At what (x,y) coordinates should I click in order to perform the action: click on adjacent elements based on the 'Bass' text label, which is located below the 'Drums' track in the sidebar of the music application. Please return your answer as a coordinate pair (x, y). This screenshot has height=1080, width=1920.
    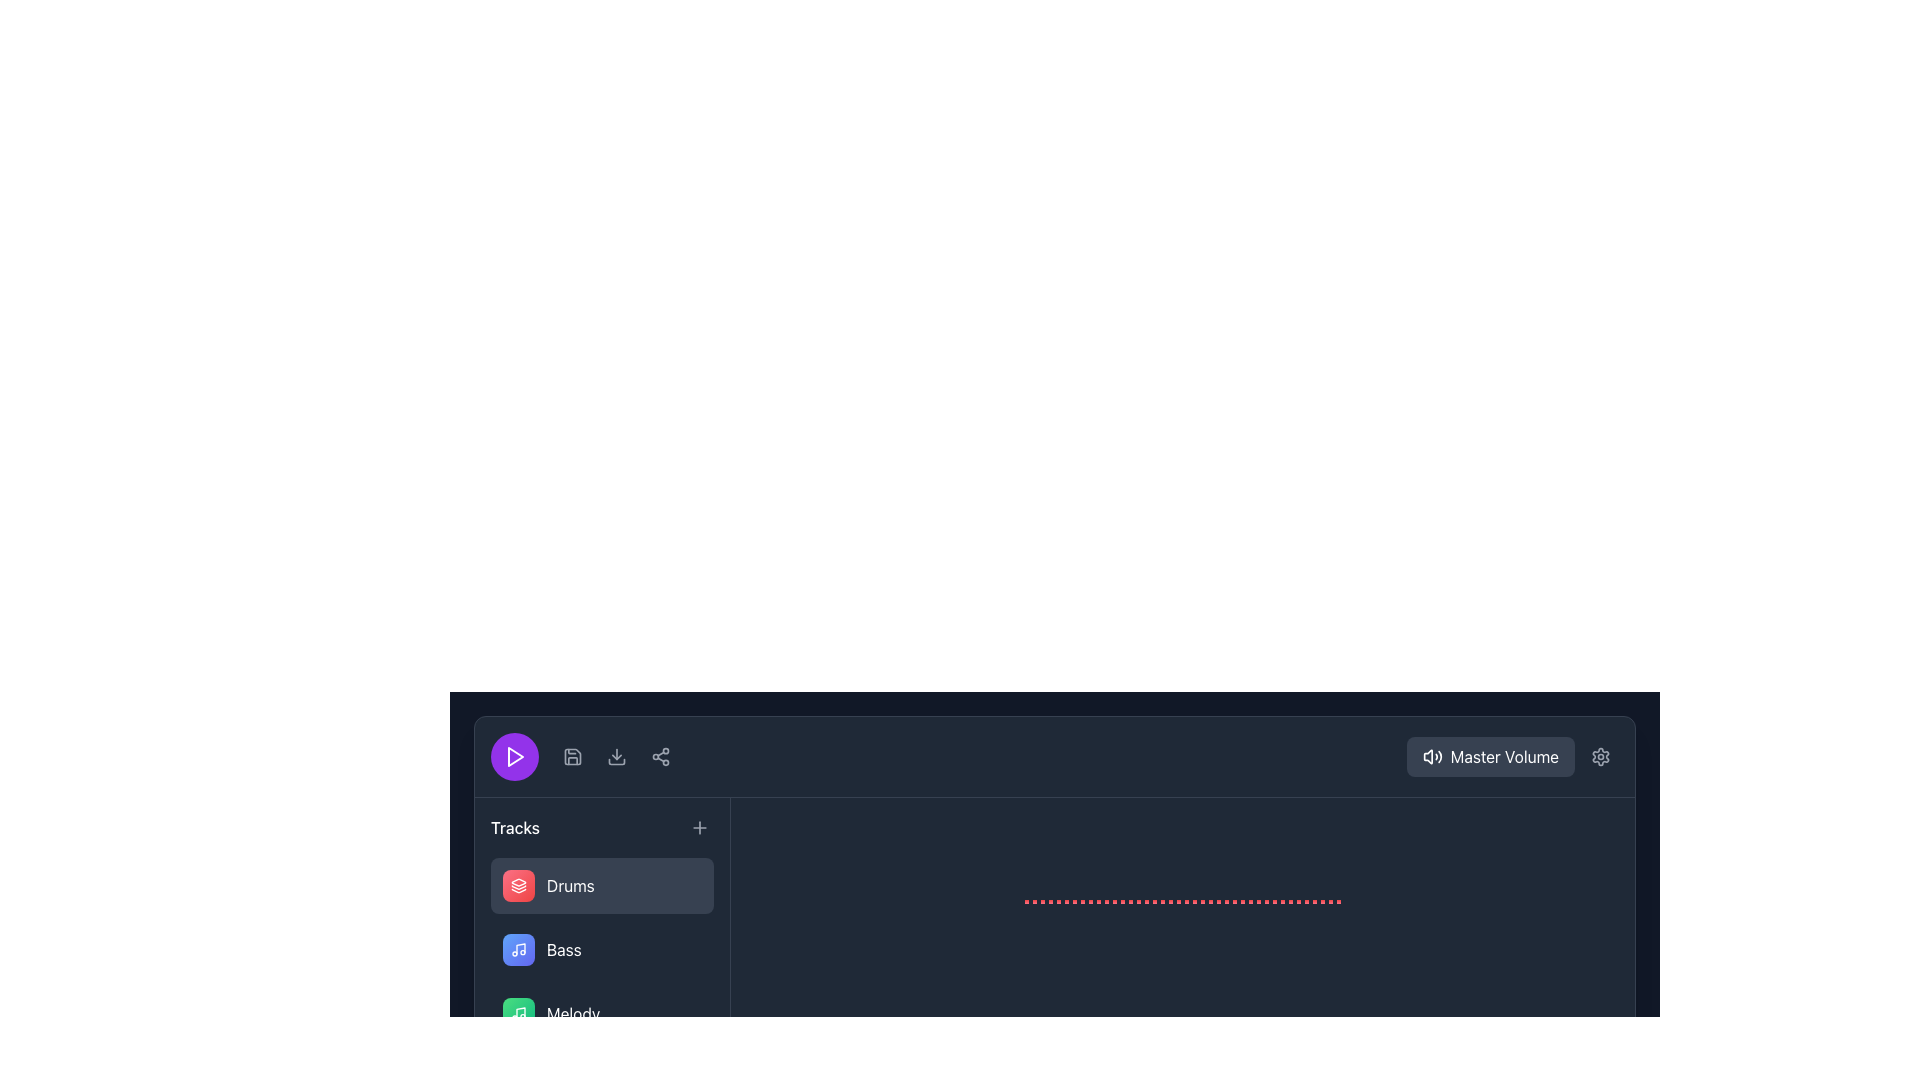
    Looking at the image, I should click on (563, 948).